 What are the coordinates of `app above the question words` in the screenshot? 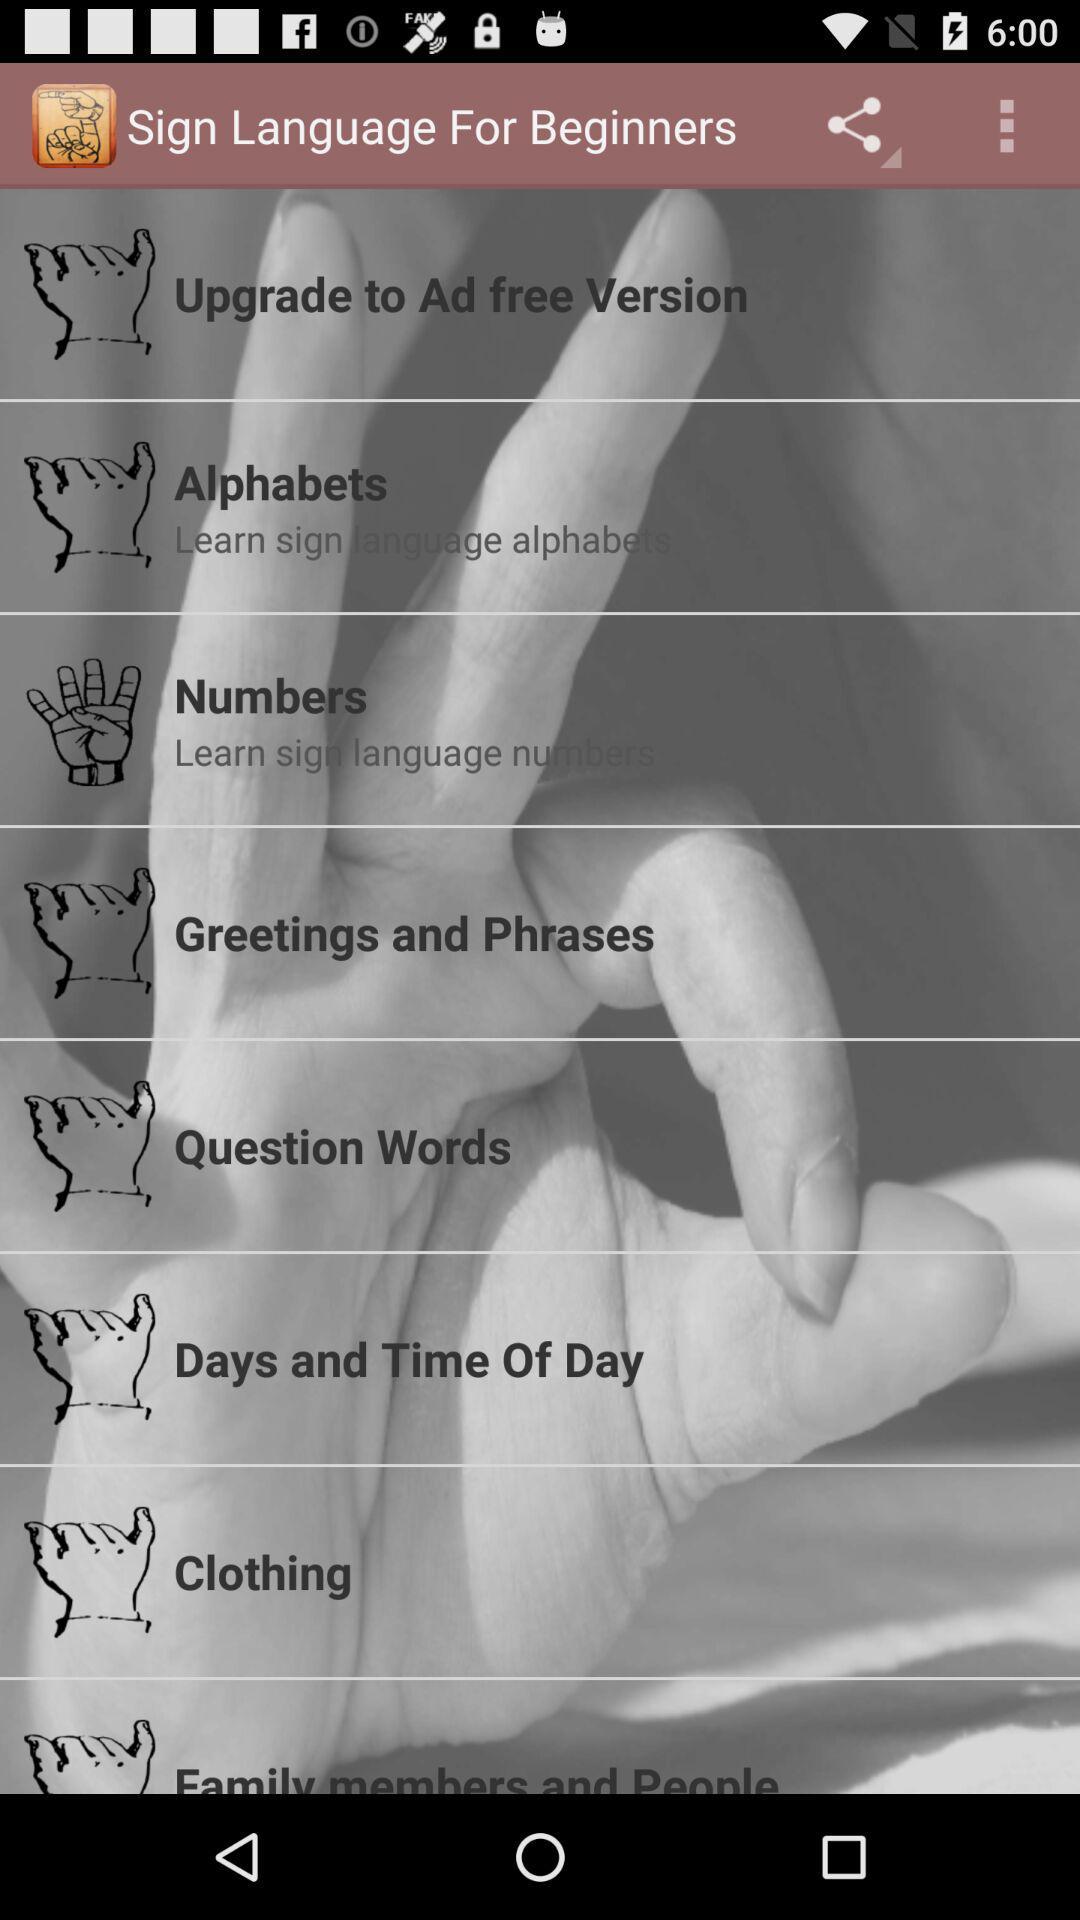 It's located at (613, 931).